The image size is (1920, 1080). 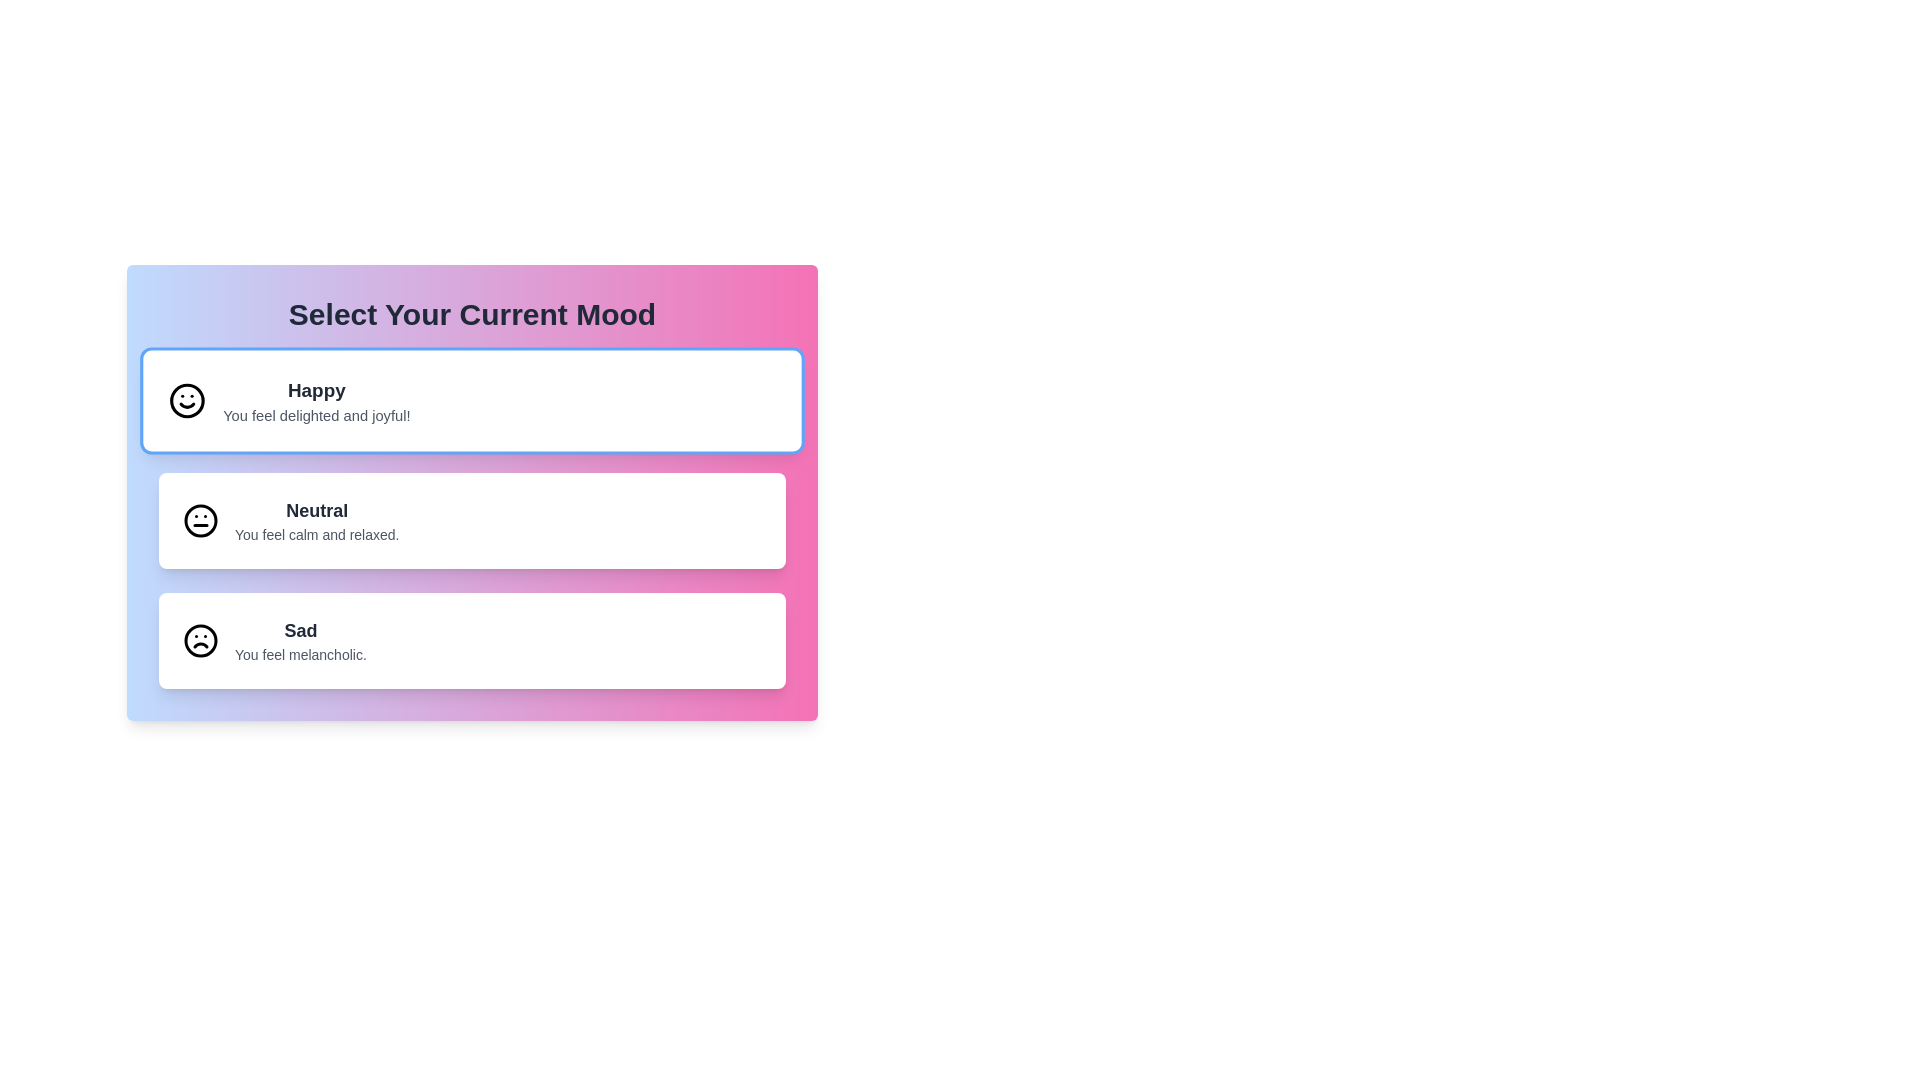 I want to click on the text label displaying the word 'Sad', which is styled in bold and located within the third section of mood options, so click(x=299, y=631).